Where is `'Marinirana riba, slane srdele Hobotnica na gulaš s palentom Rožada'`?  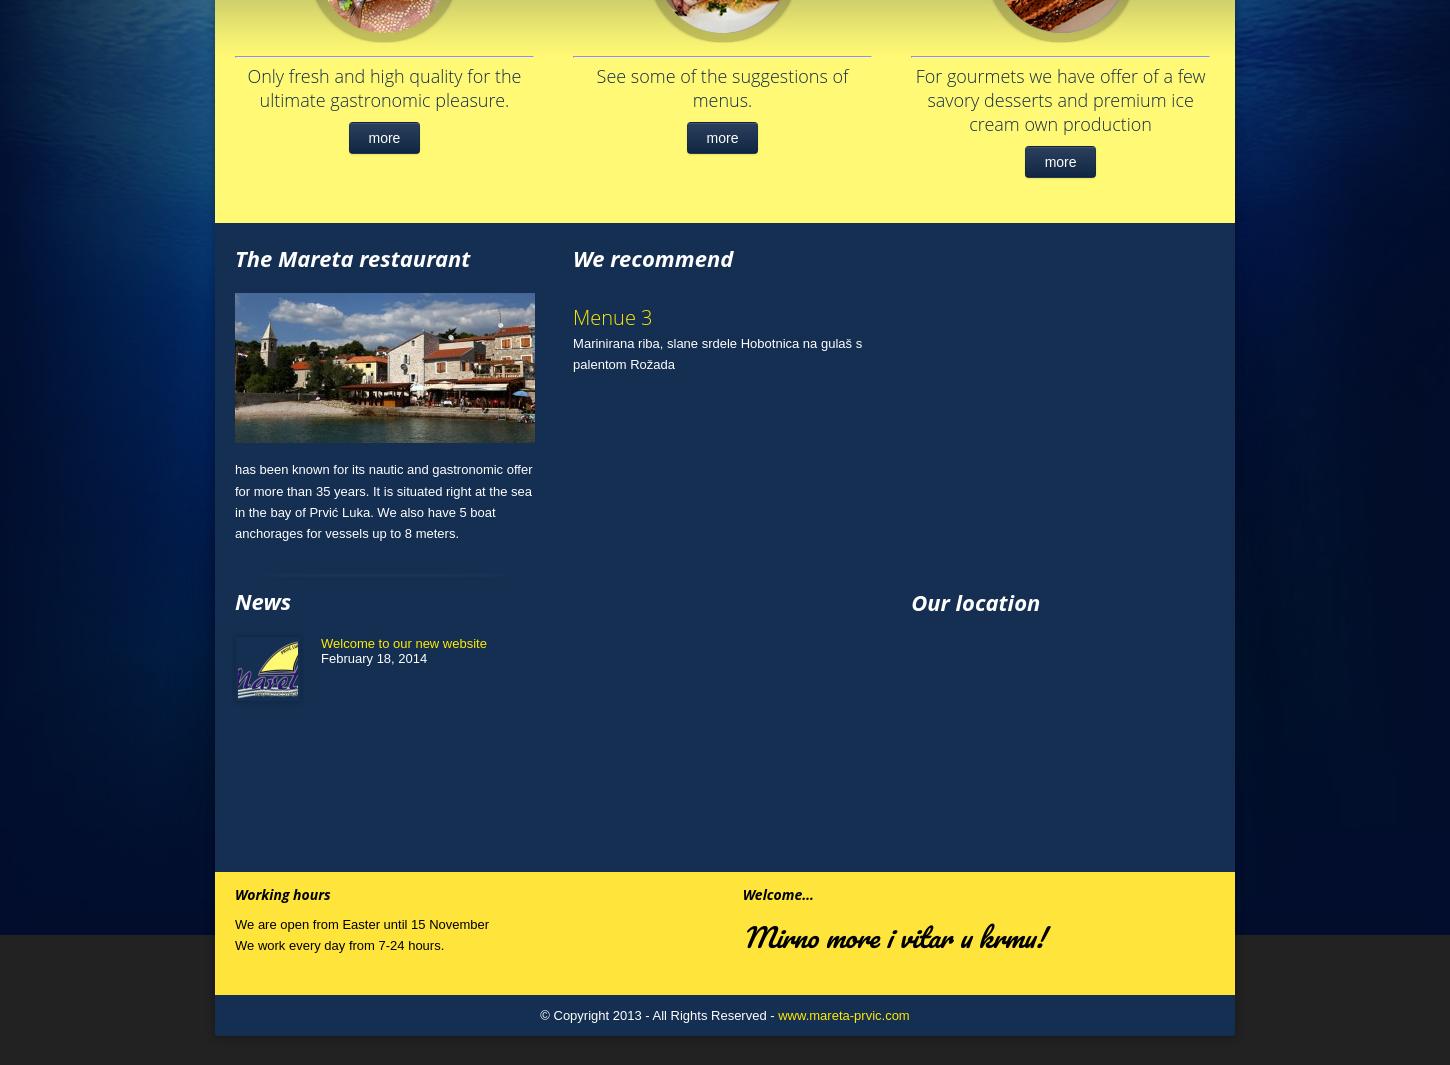 'Marinirana riba, slane srdele Hobotnica na gulaš s palentom Rožada' is located at coordinates (573, 353).